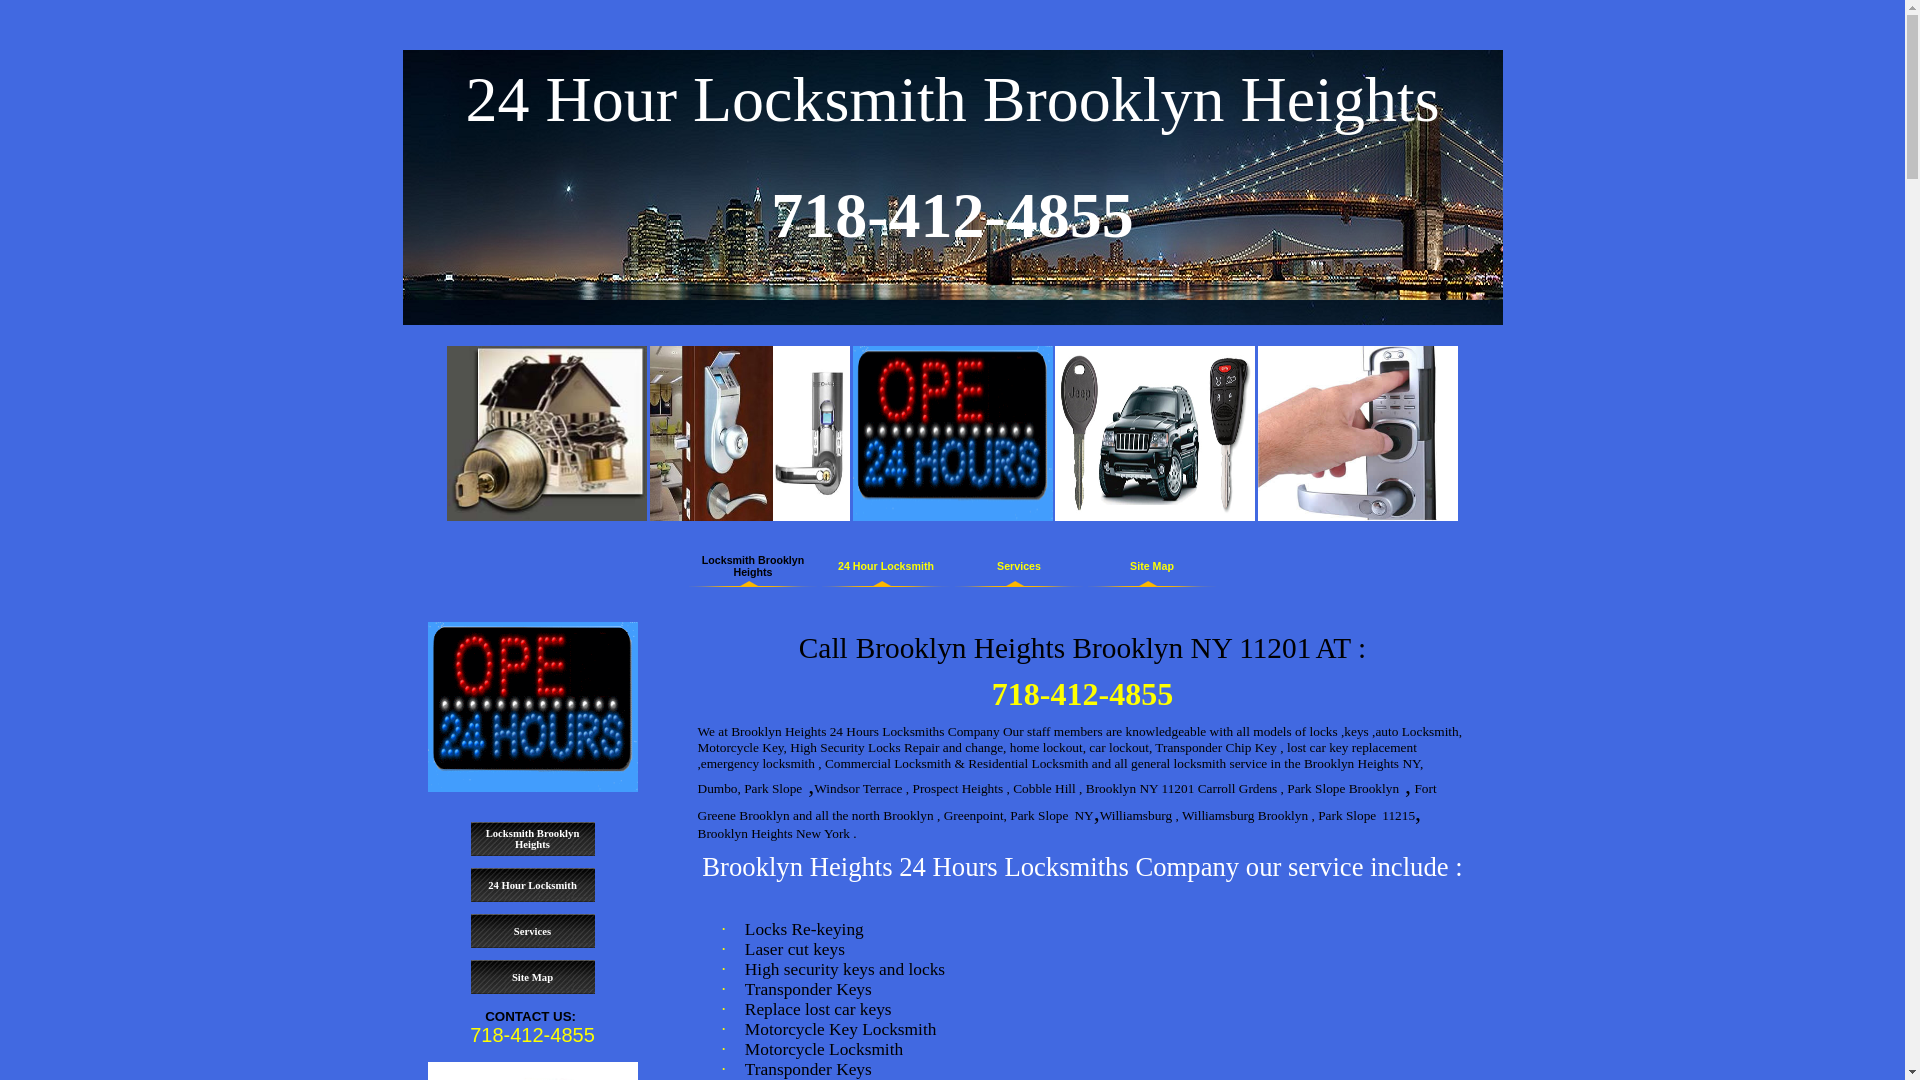 This screenshot has height=1080, width=1920. What do you see at coordinates (469, 931) in the screenshot?
I see `'Services'` at bounding box center [469, 931].